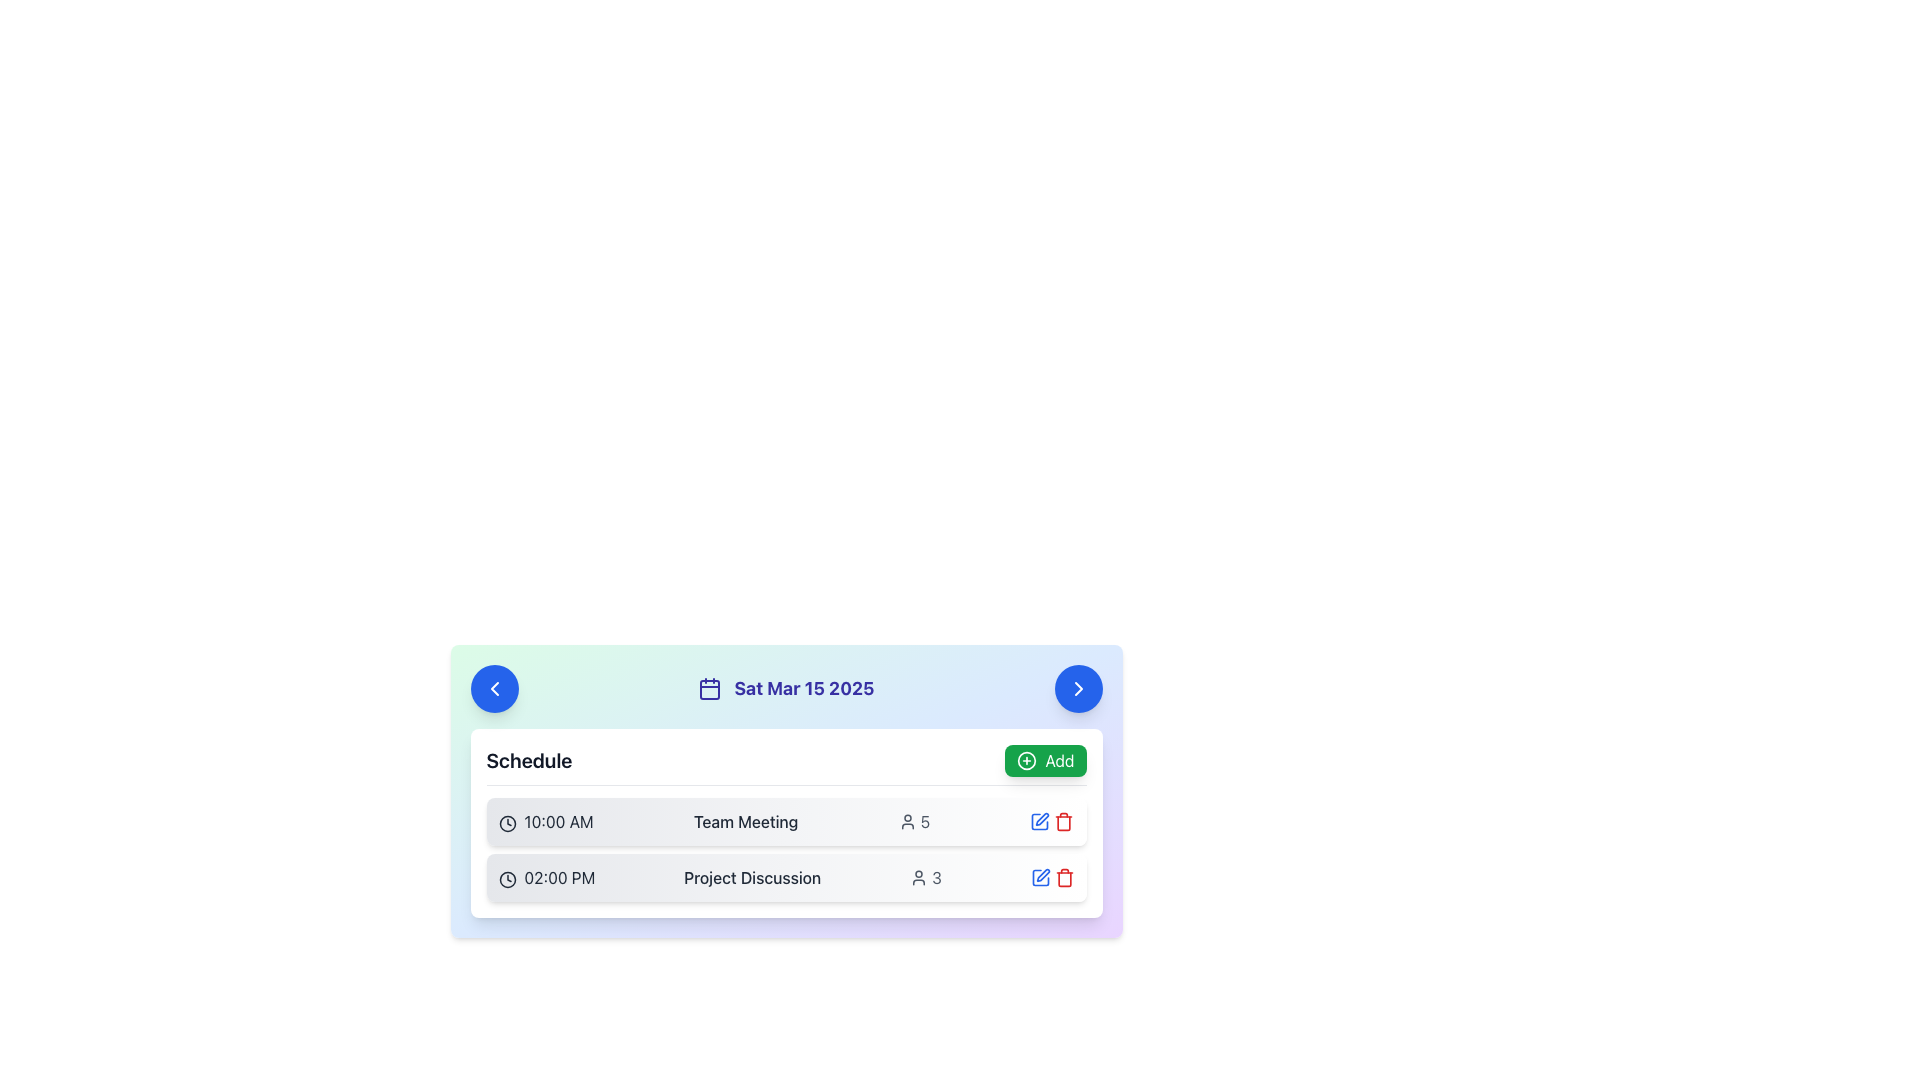 The image size is (1920, 1080). What do you see at coordinates (918, 877) in the screenshot?
I see `the user silhouette icon located to the left of the number '3' in the 'Project Discussion' event row` at bounding box center [918, 877].